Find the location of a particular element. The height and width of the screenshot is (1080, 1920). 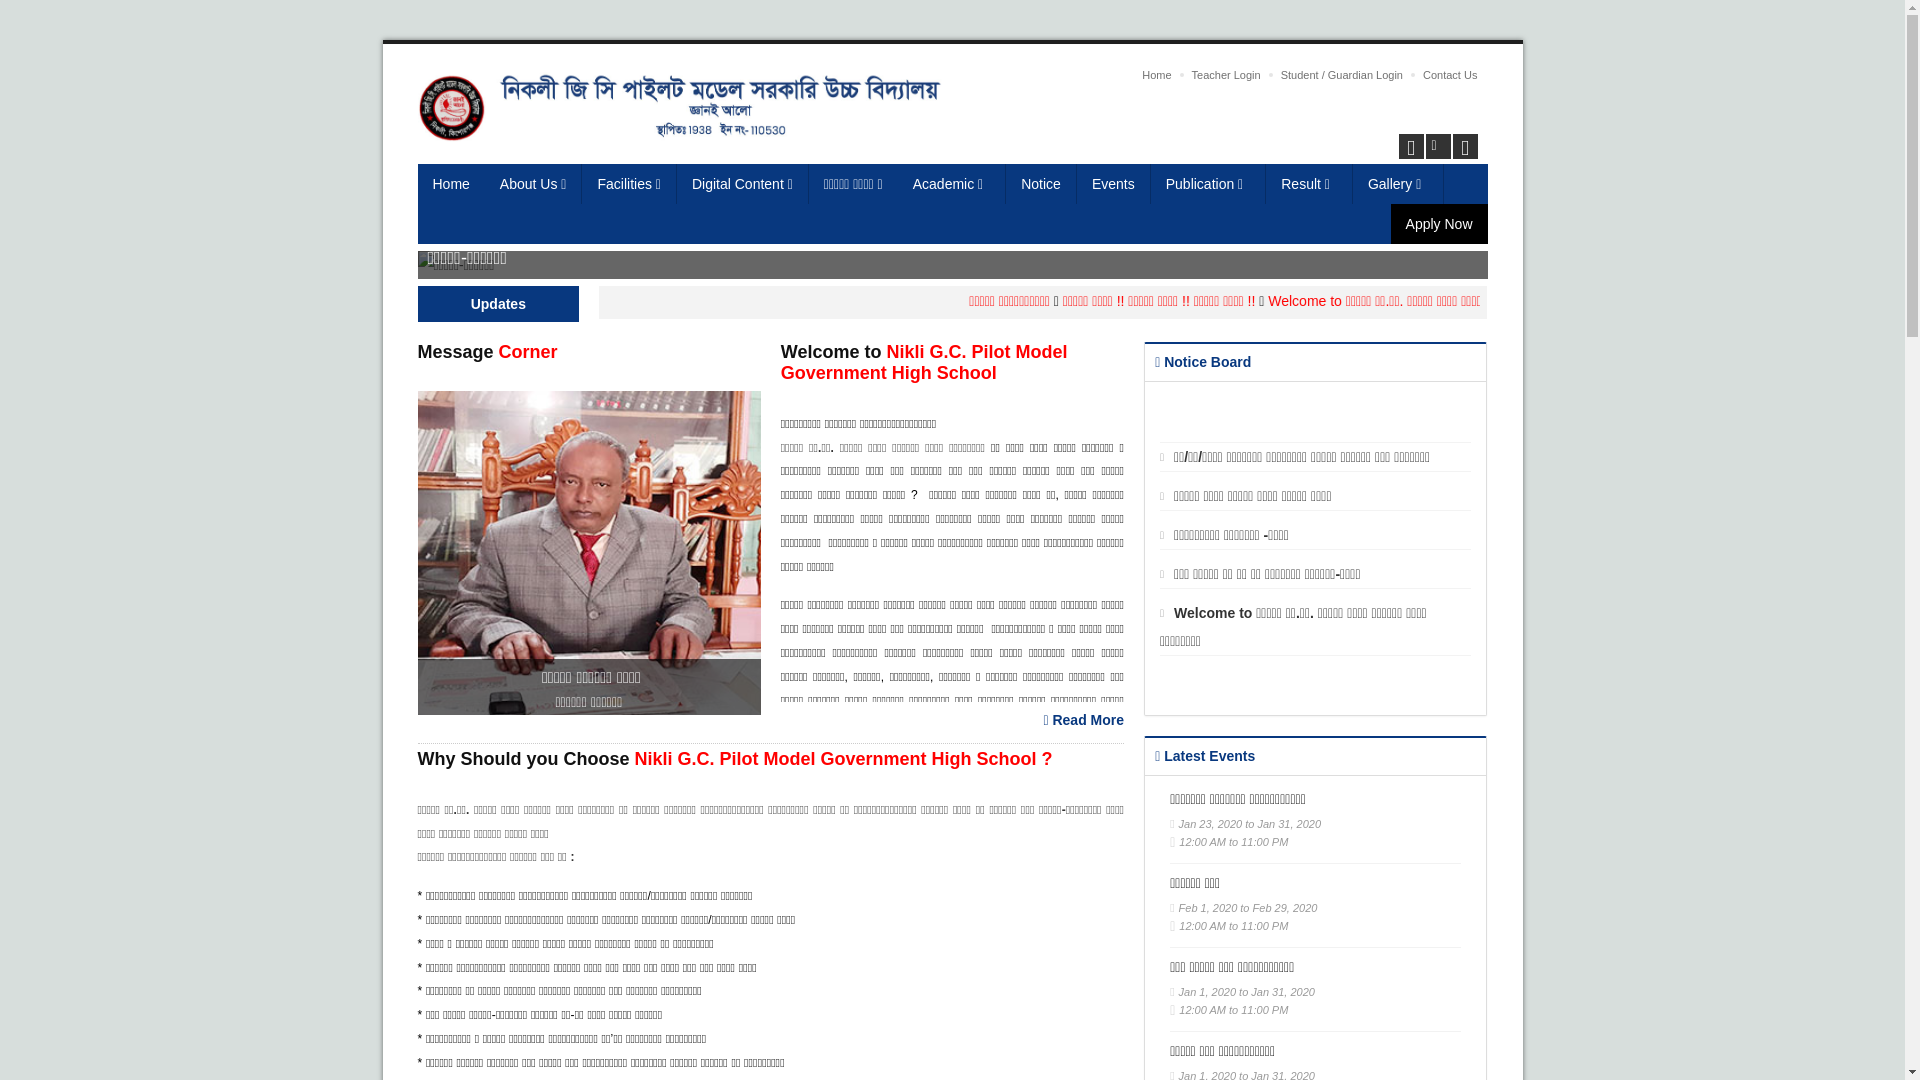

'Notice' is located at coordinates (1040, 184).